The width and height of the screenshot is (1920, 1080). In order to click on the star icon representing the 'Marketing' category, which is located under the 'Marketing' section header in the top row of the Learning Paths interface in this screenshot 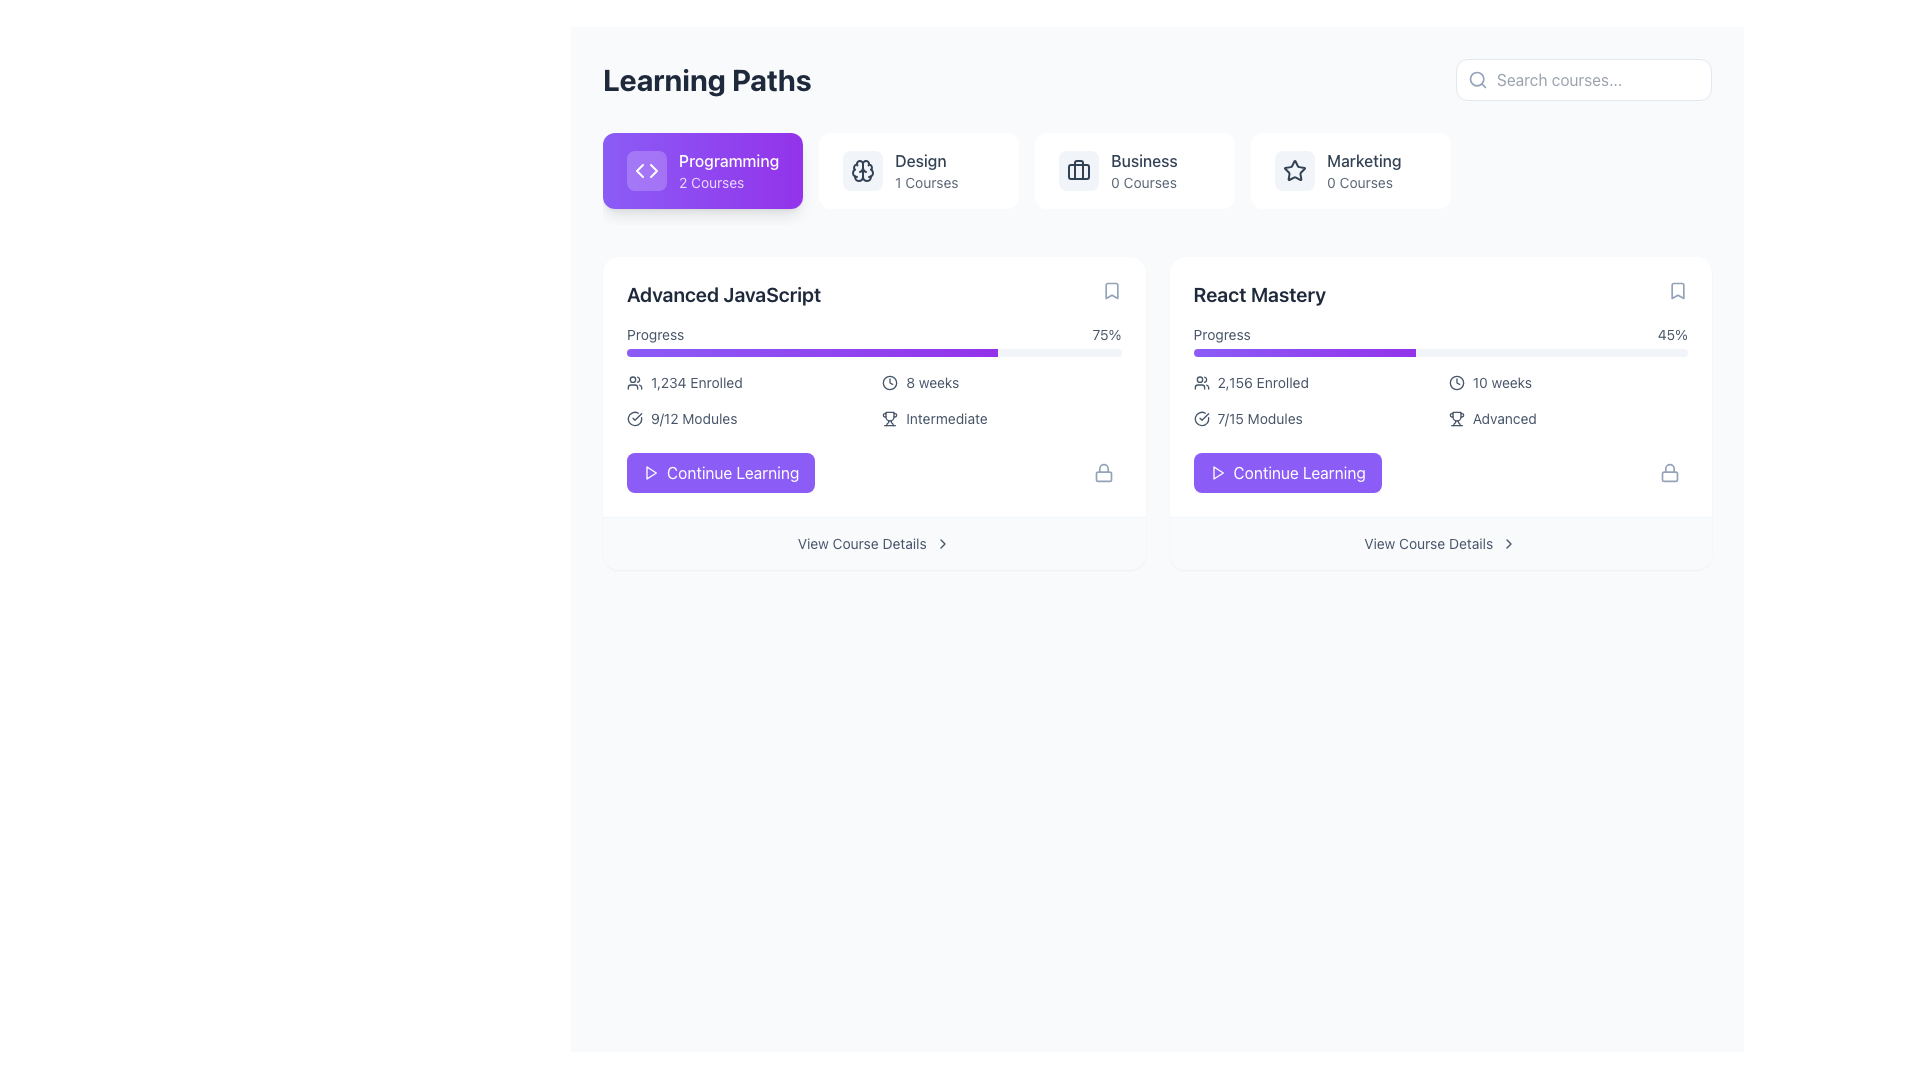, I will do `click(1295, 169)`.